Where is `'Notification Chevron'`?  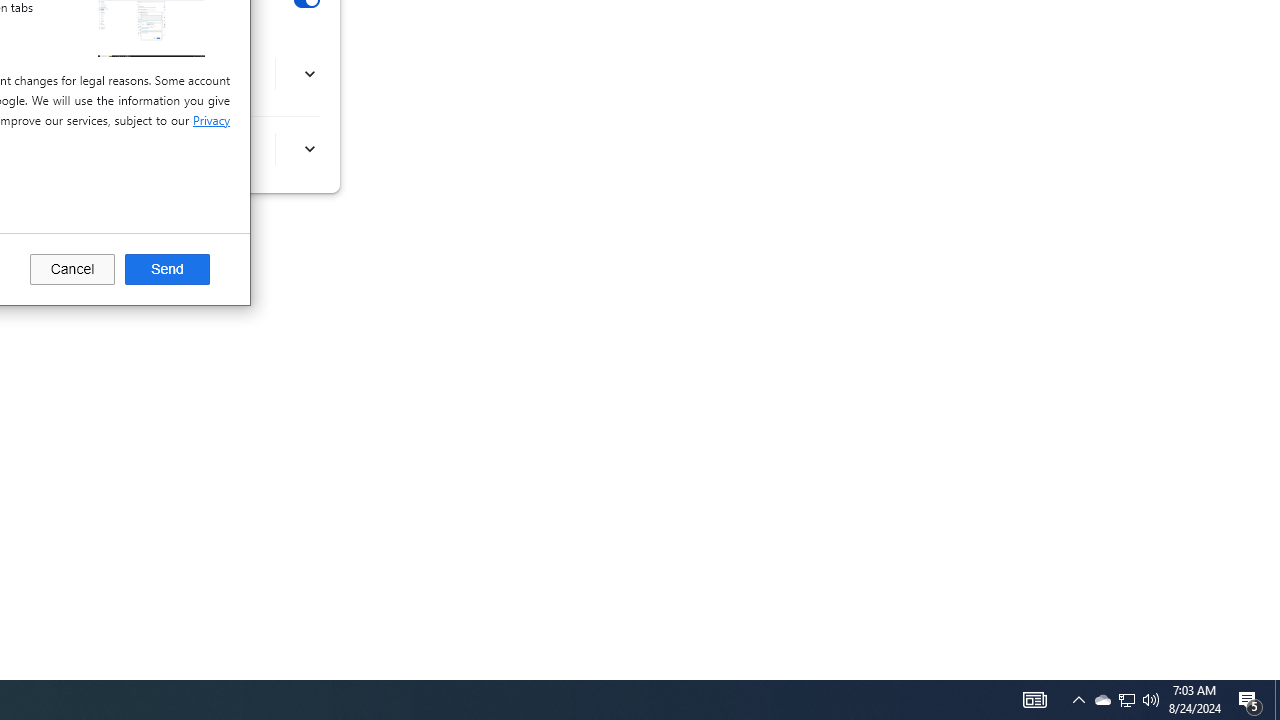 'Notification Chevron' is located at coordinates (1101, 698).